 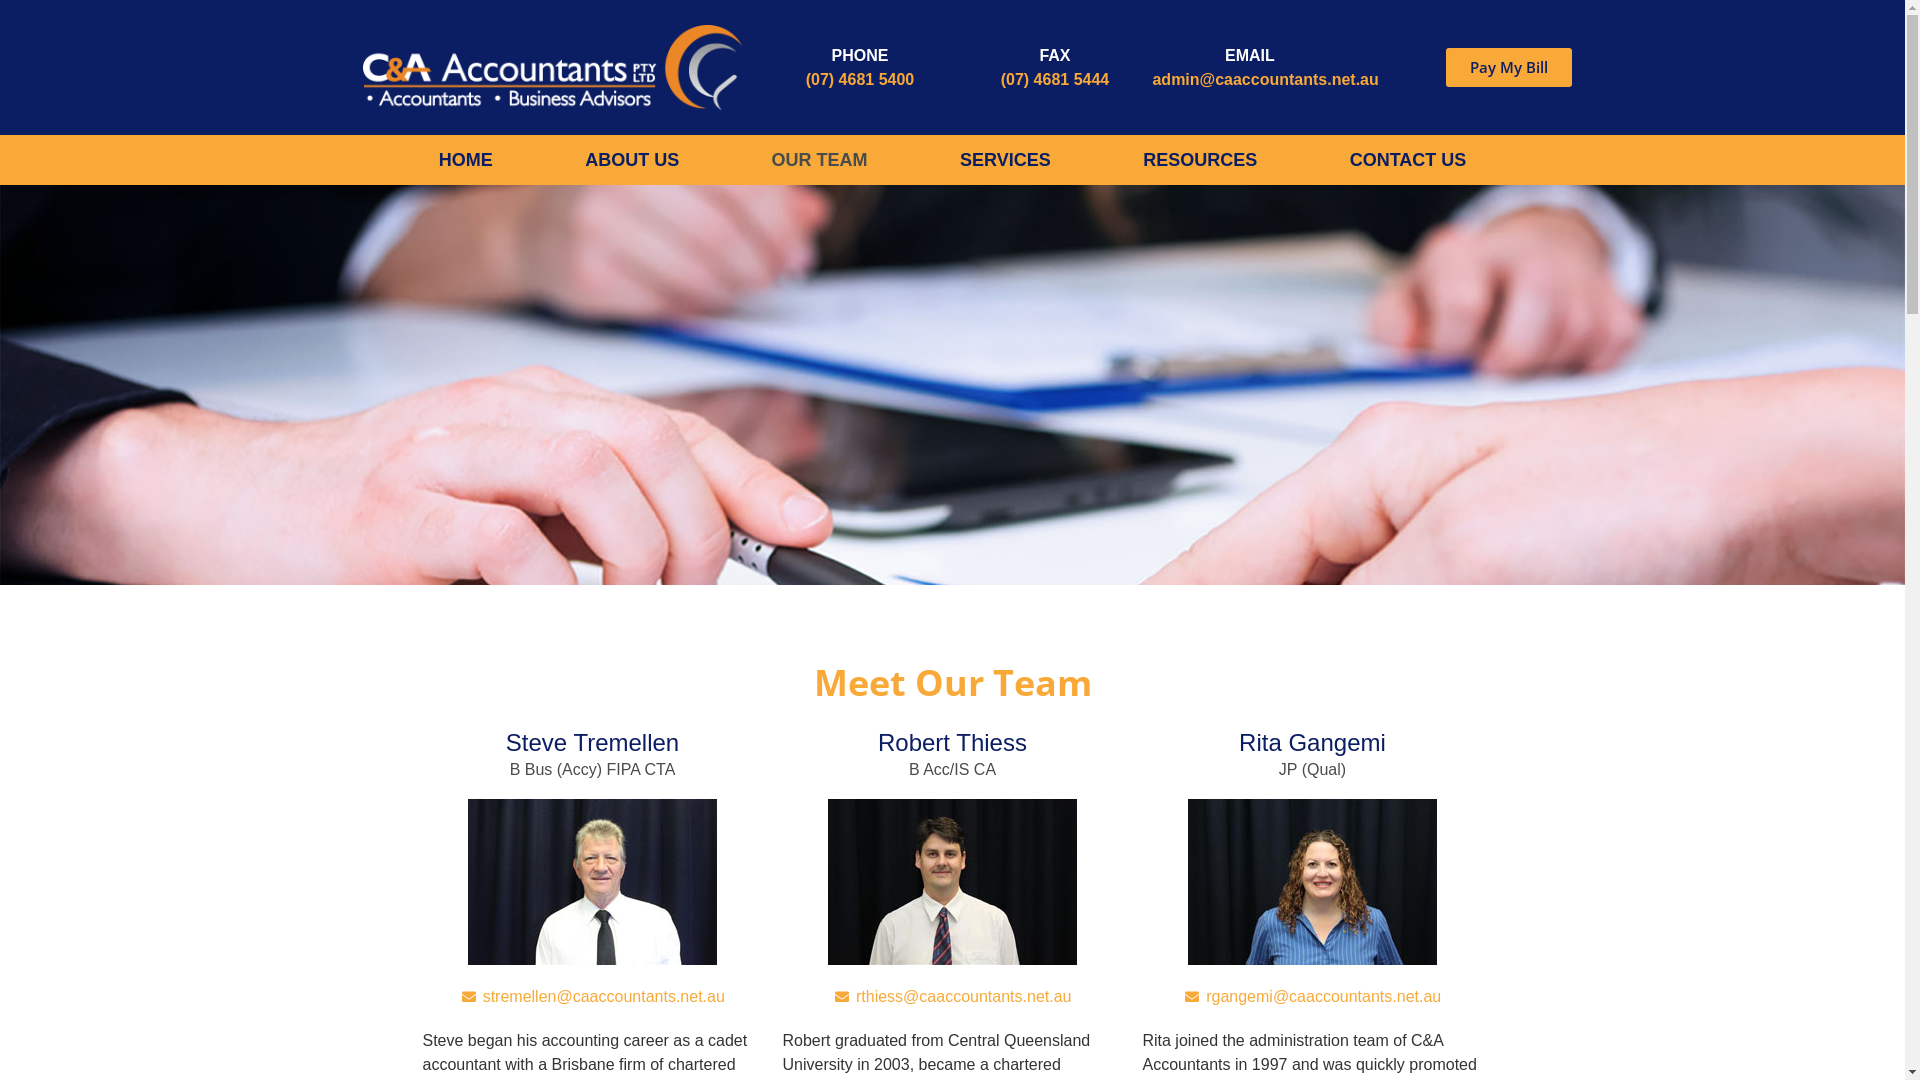 I want to click on 'Pay My Bill', so click(x=1508, y=66).